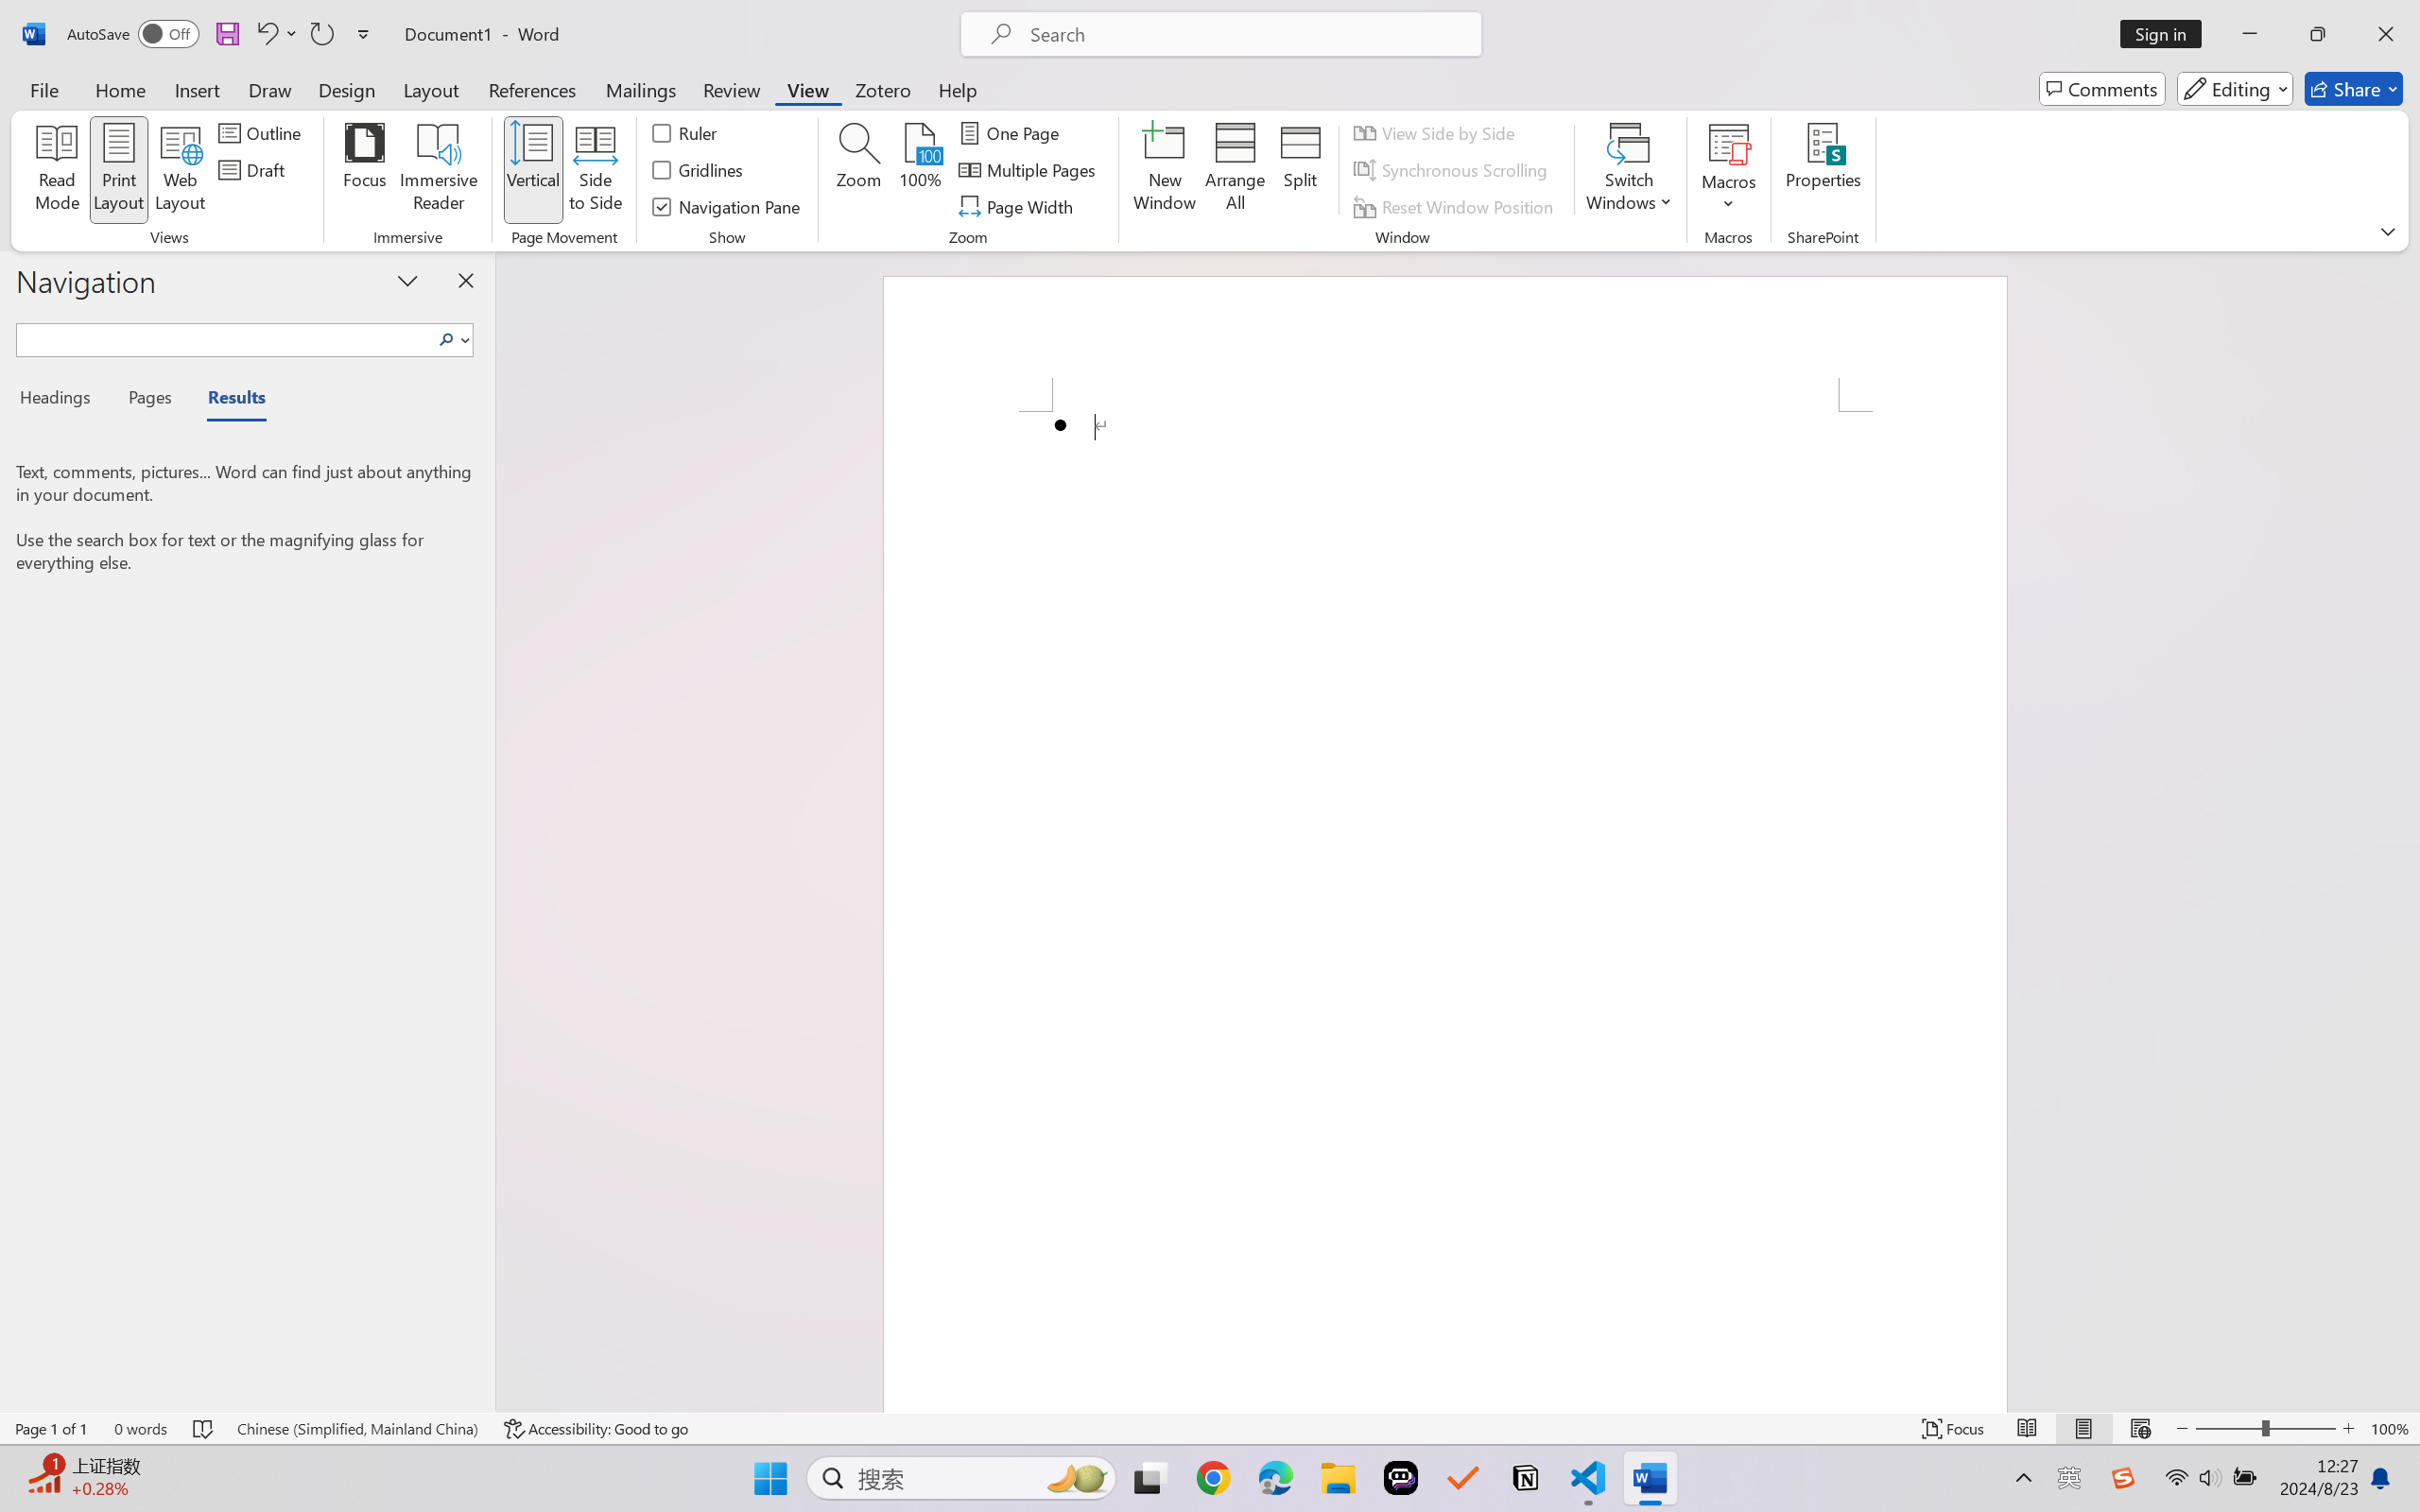 The image size is (2420, 1512). What do you see at coordinates (261, 131) in the screenshot?
I see `'Outline'` at bounding box center [261, 131].